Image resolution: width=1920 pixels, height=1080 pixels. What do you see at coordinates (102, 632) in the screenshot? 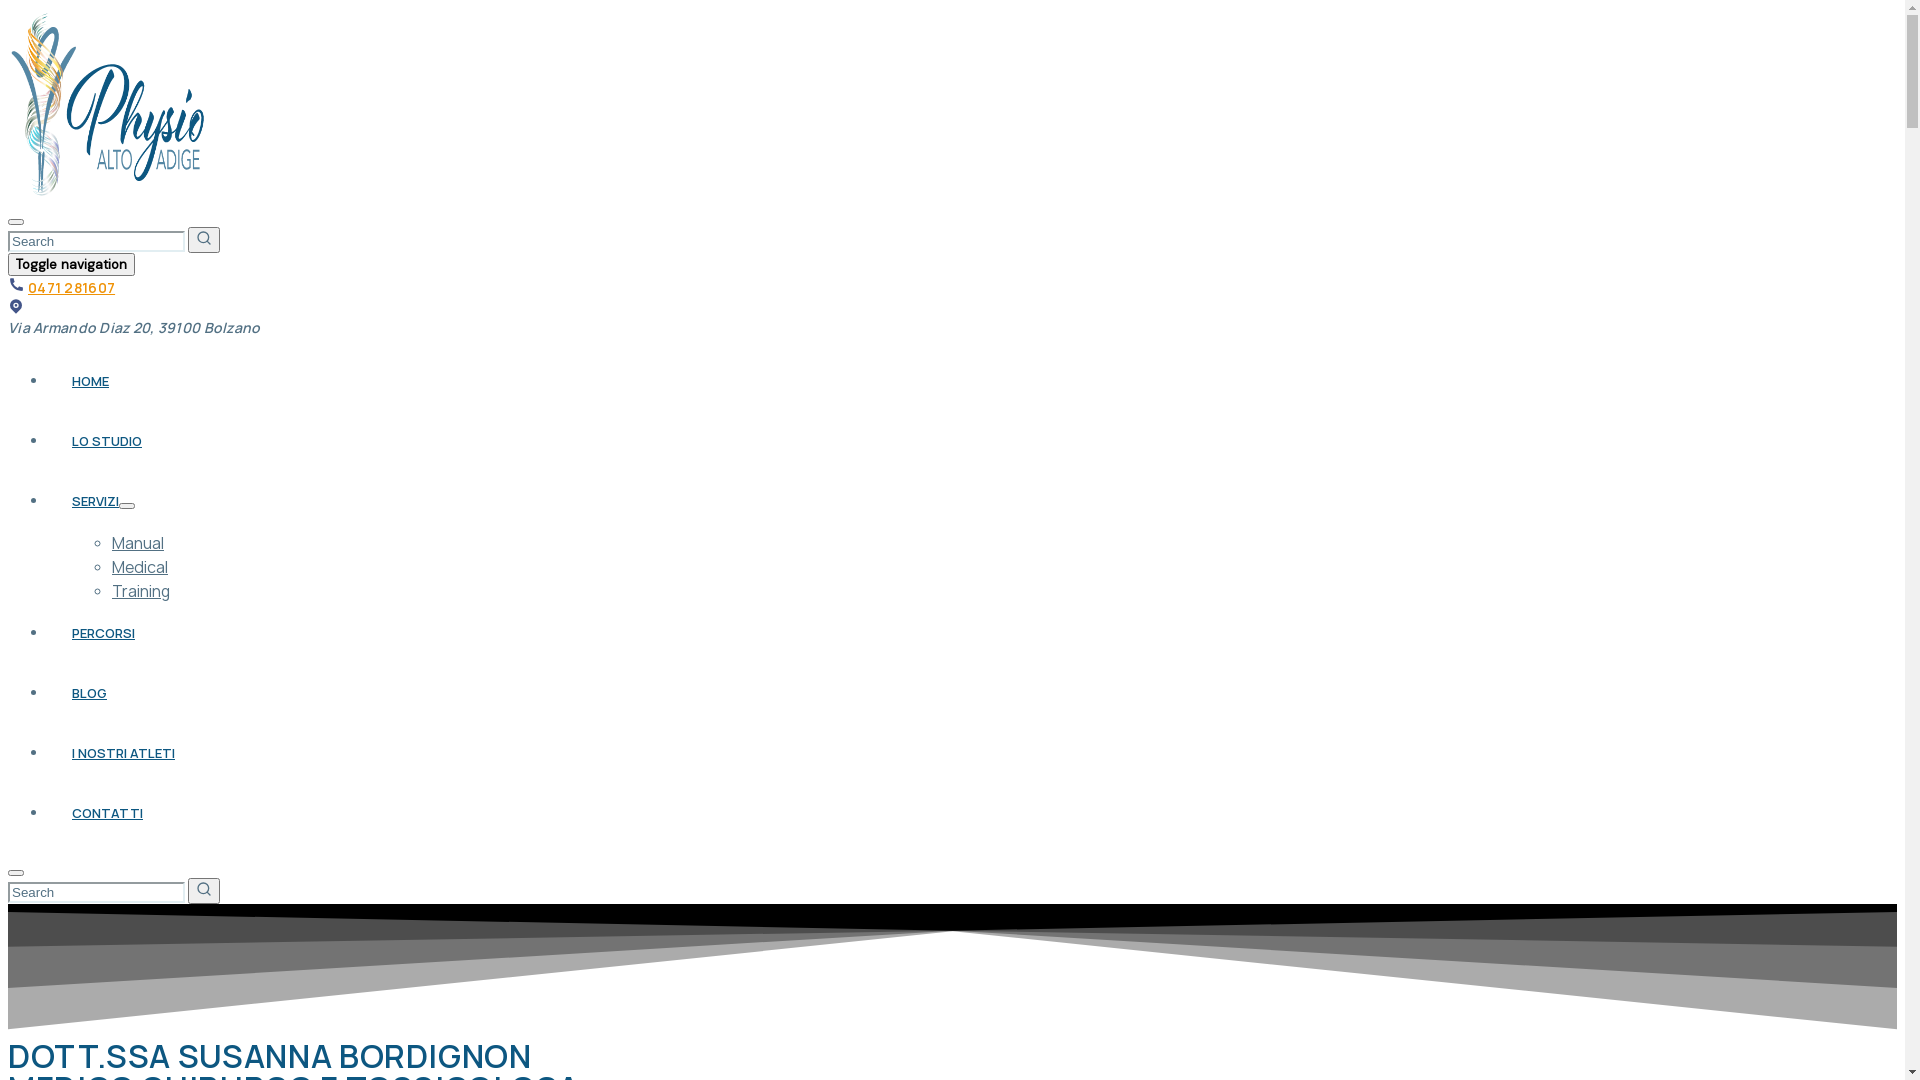
I see `'PERCORSI'` at bounding box center [102, 632].